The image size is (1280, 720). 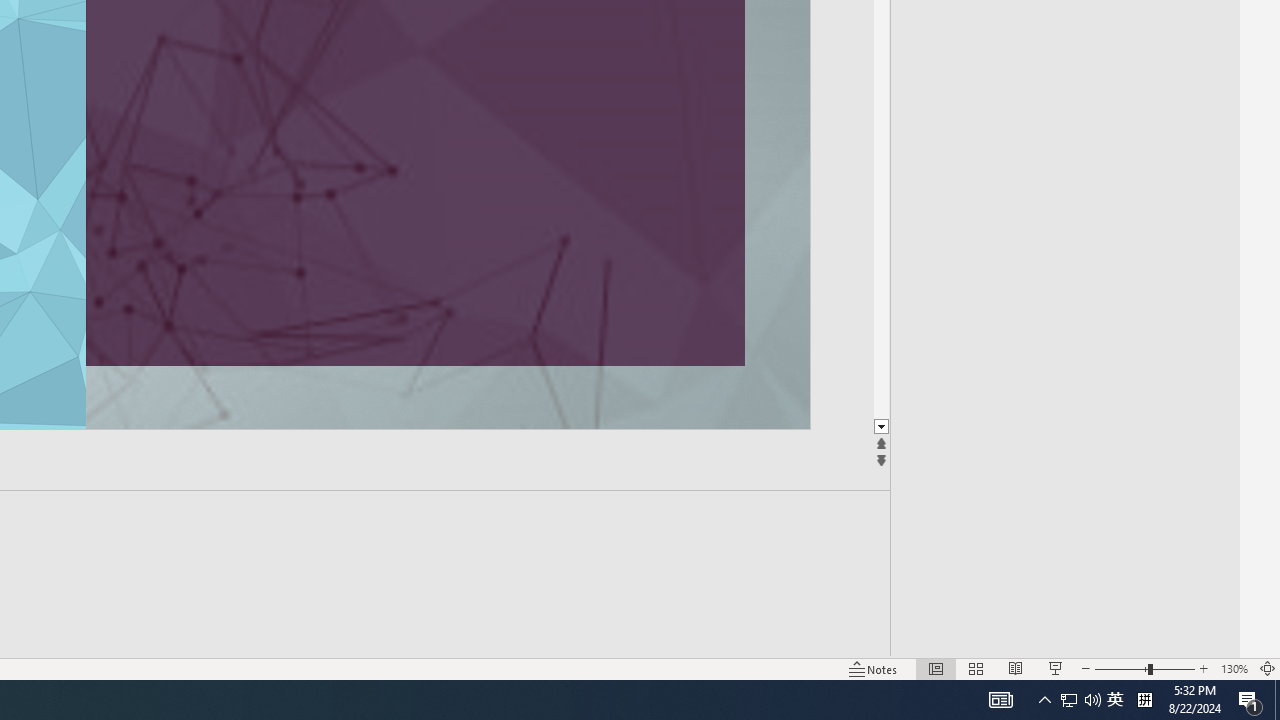 What do you see at coordinates (880, 426) in the screenshot?
I see `'Line down'` at bounding box center [880, 426].